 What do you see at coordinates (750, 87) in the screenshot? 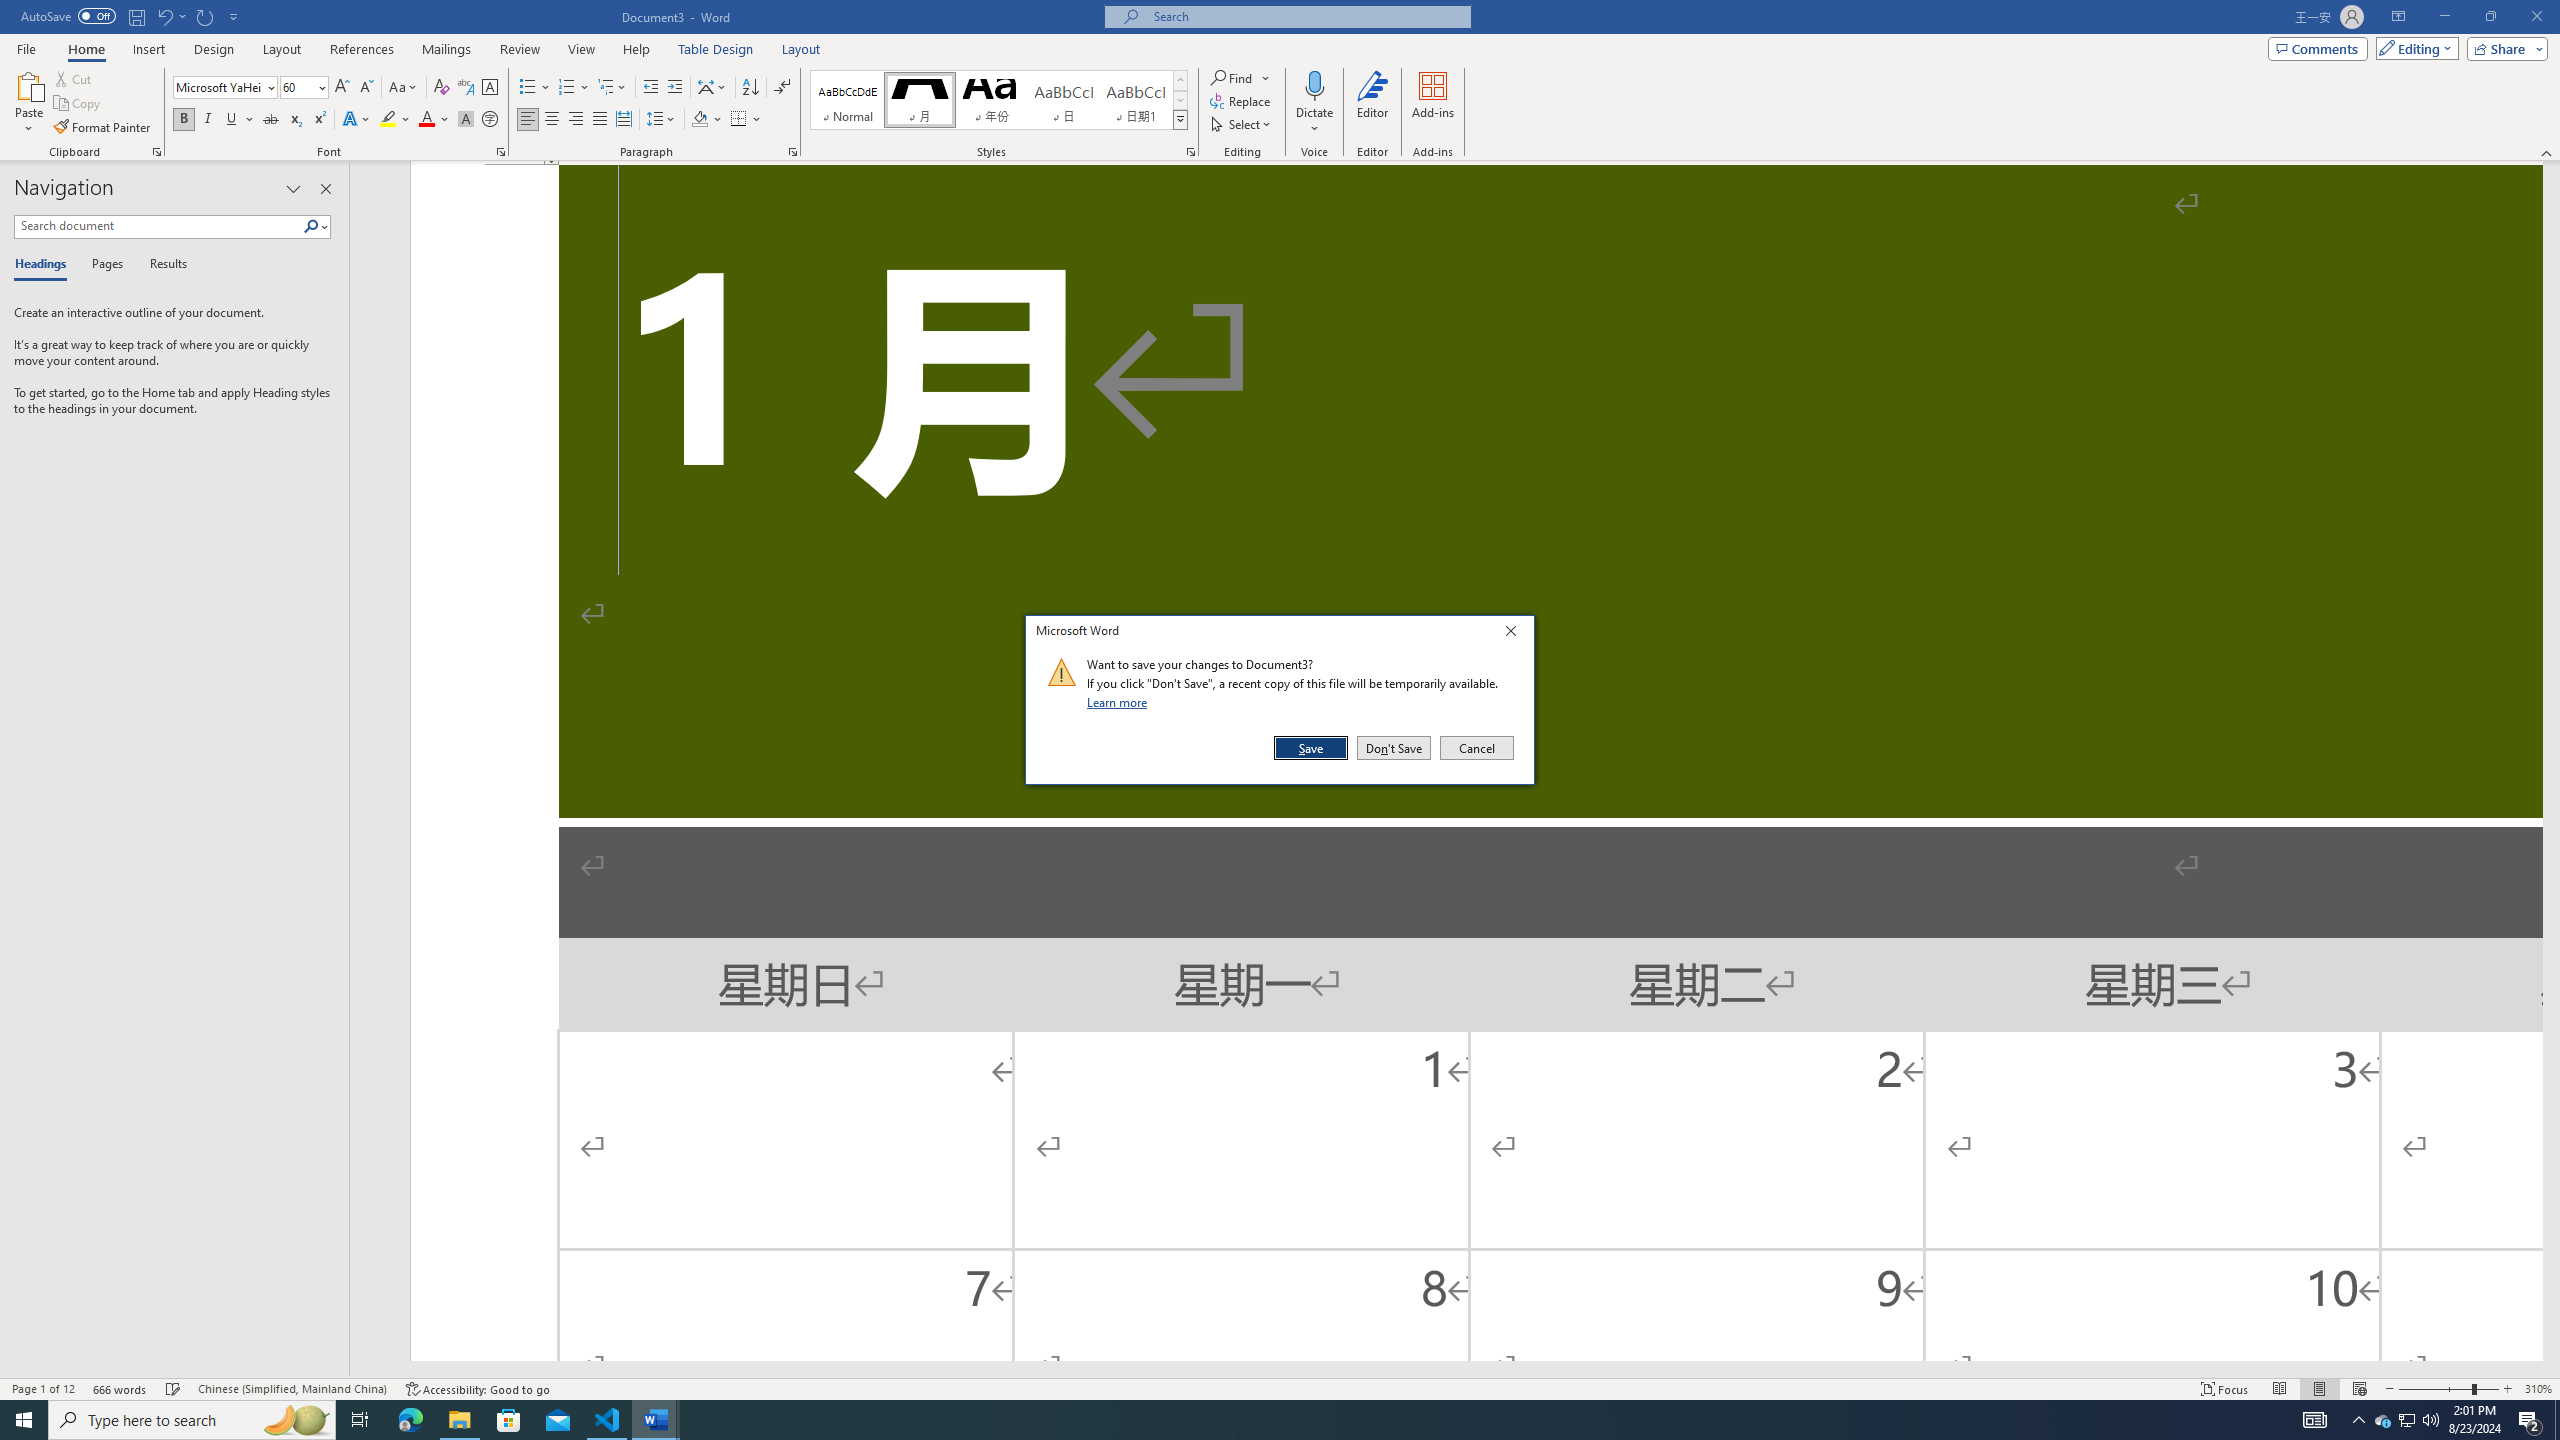
I see `'Sort...'` at bounding box center [750, 87].